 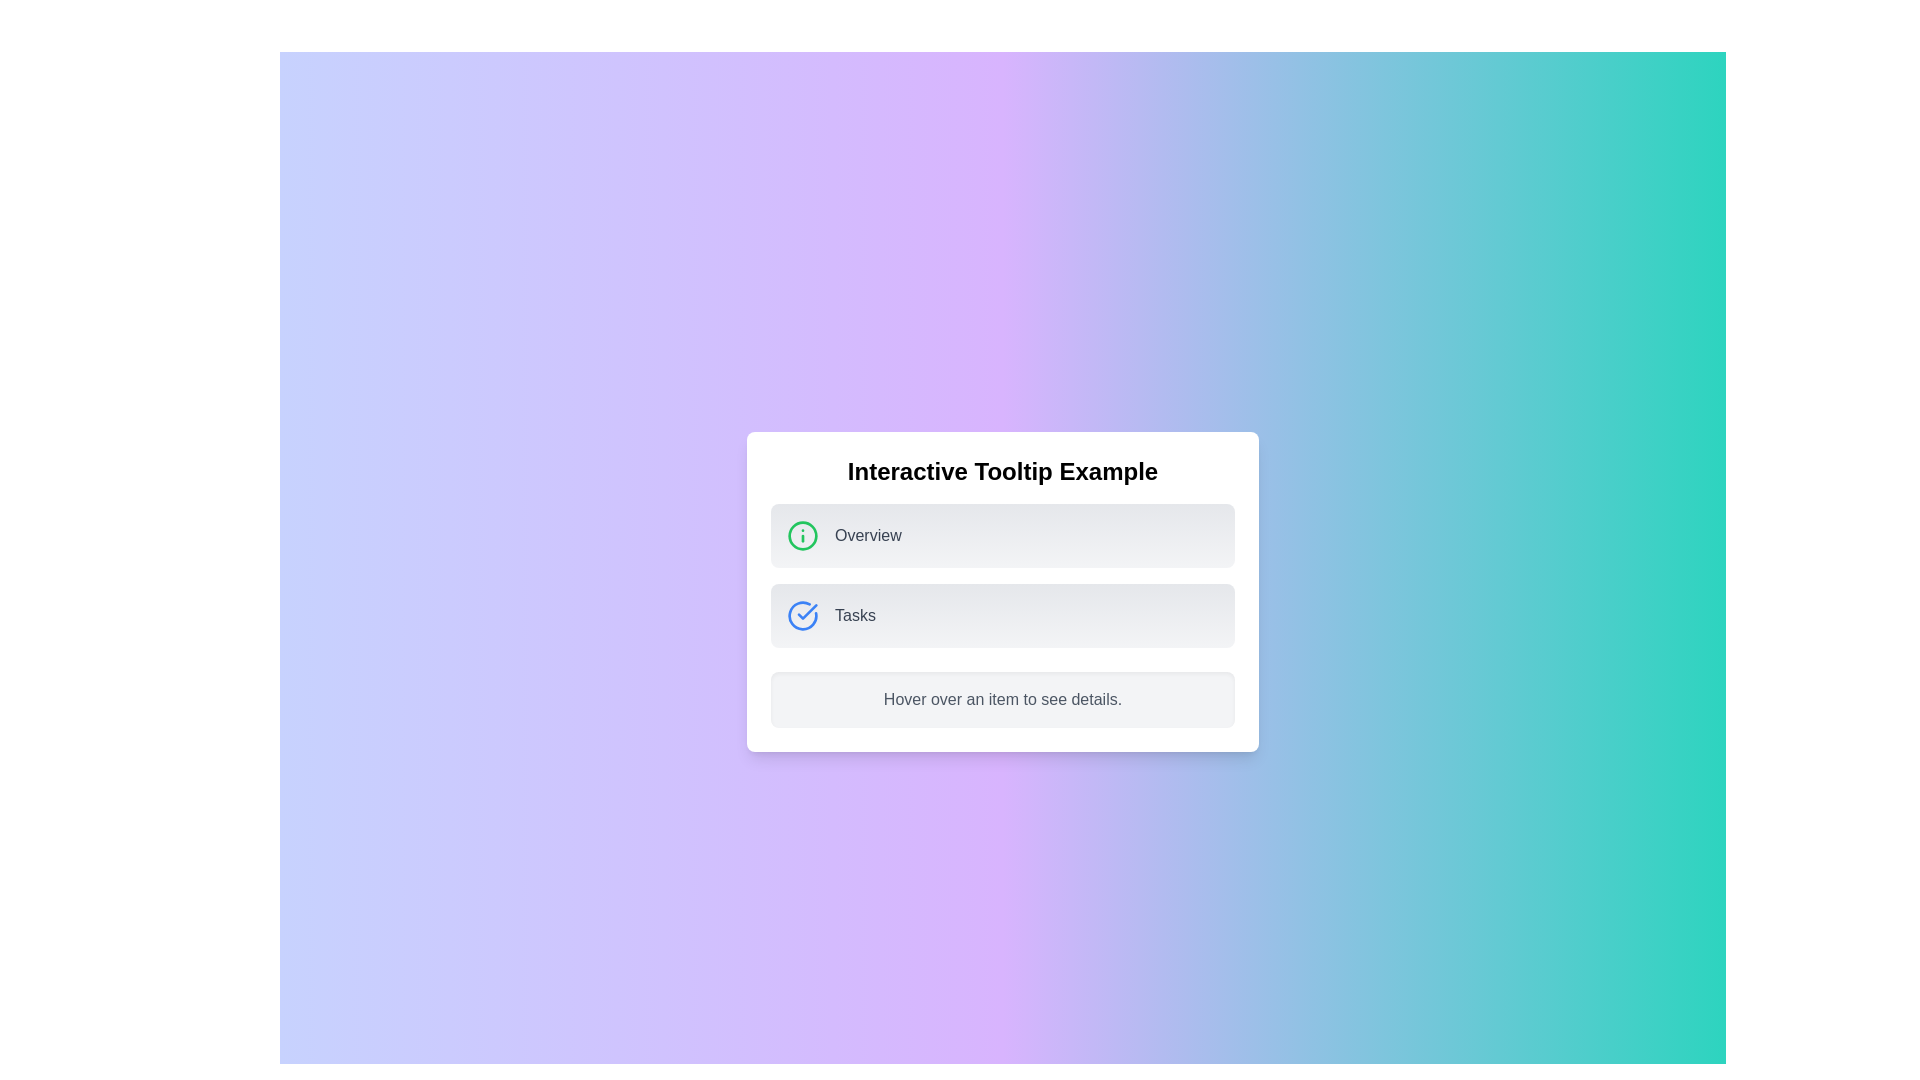 I want to click on the 'Overview' card-like button, which is the first card in a vertical stack directly above the 'Tasks' card, so click(x=1003, y=535).